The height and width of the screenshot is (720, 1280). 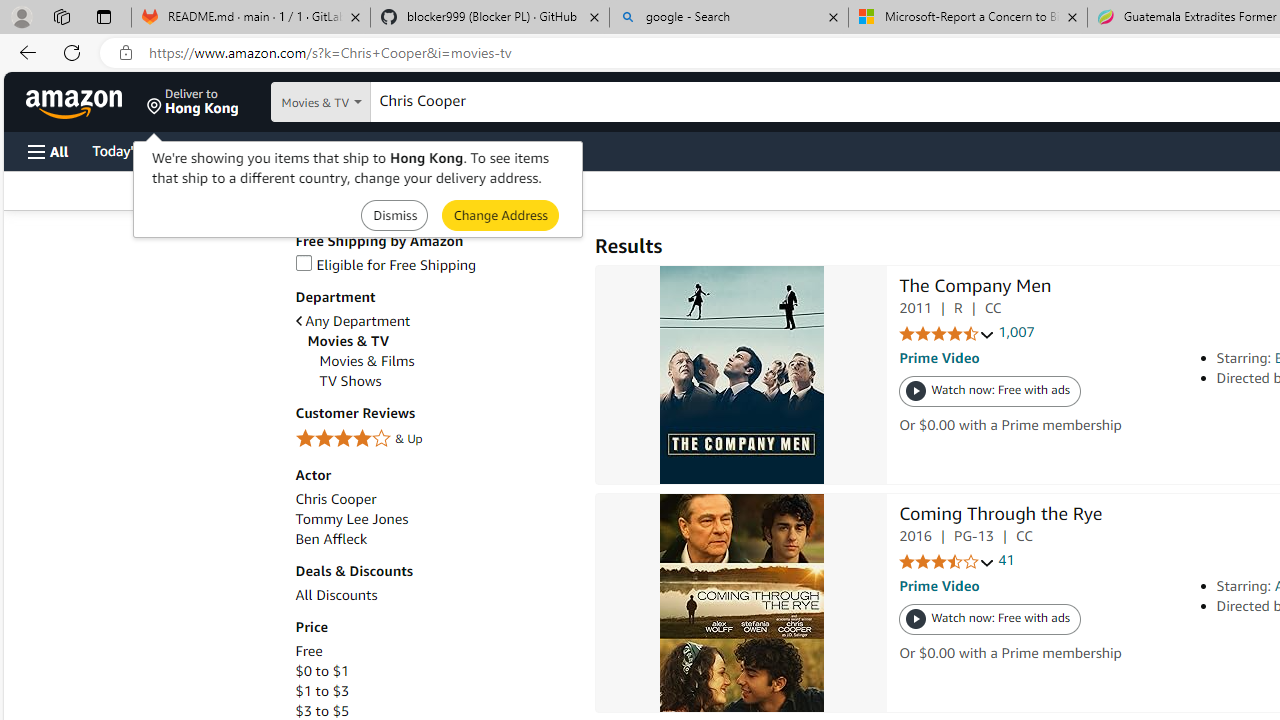 What do you see at coordinates (352, 320) in the screenshot?
I see `'Any Department'` at bounding box center [352, 320].